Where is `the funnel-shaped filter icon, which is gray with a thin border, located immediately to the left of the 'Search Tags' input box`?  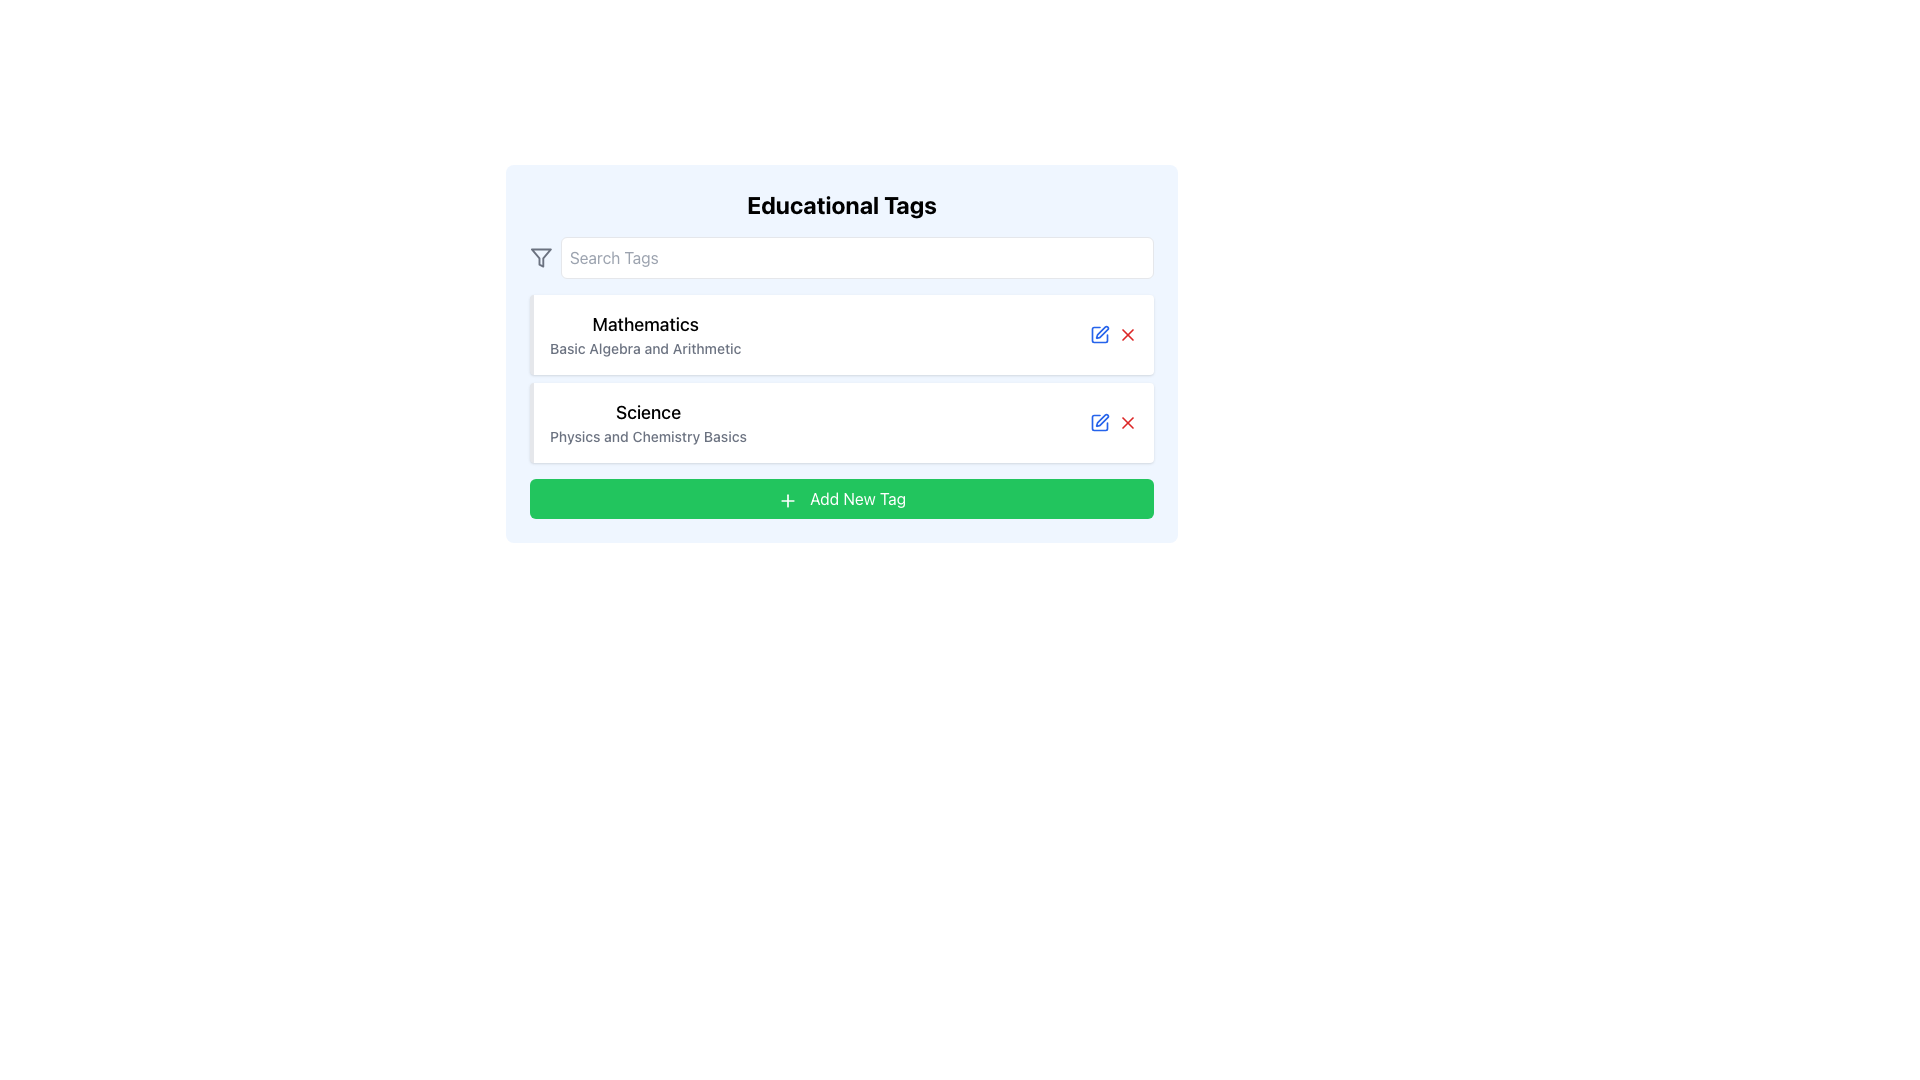
the funnel-shaped filter icon, which is gray with a thin border, located immediately to the left of the 'Search Tags' input box is located at coordinates (541, 257).